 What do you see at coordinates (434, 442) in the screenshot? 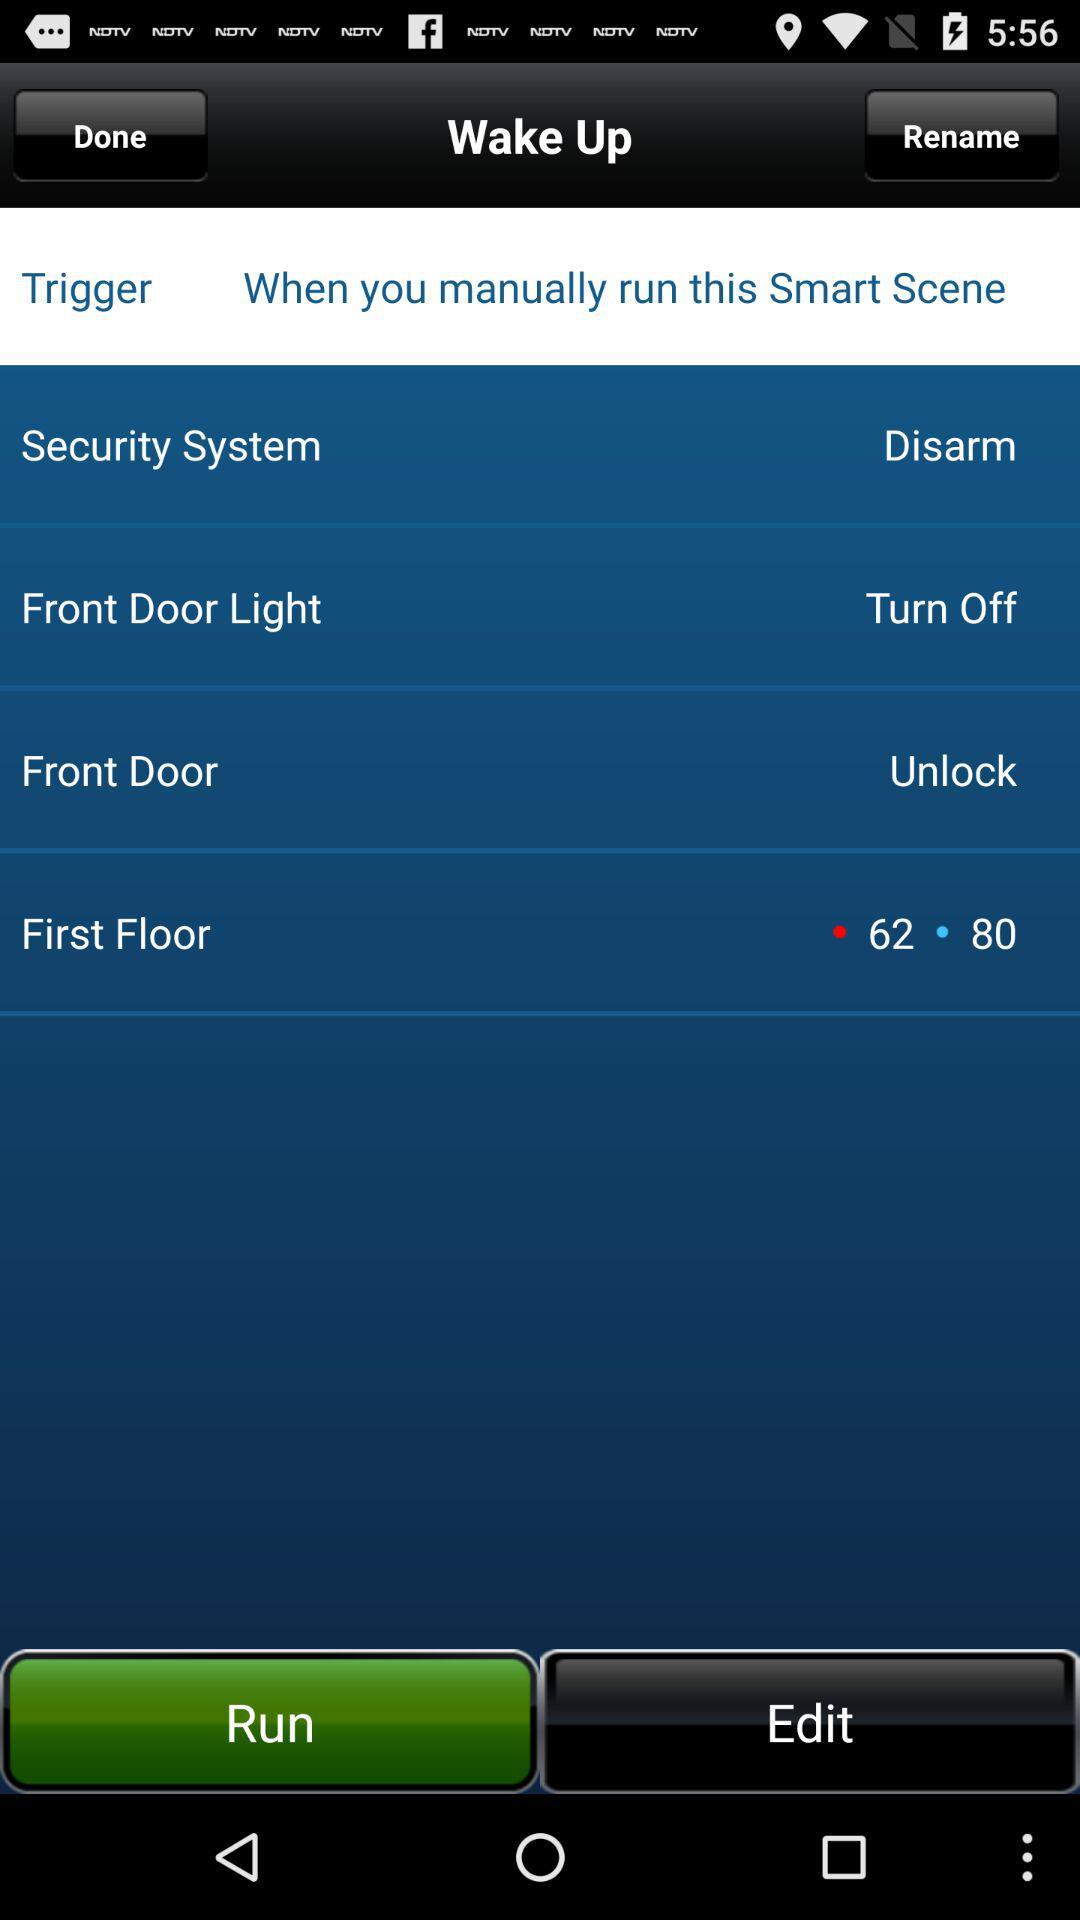
I see `icon below trigger` at bounding box center [434, 442].